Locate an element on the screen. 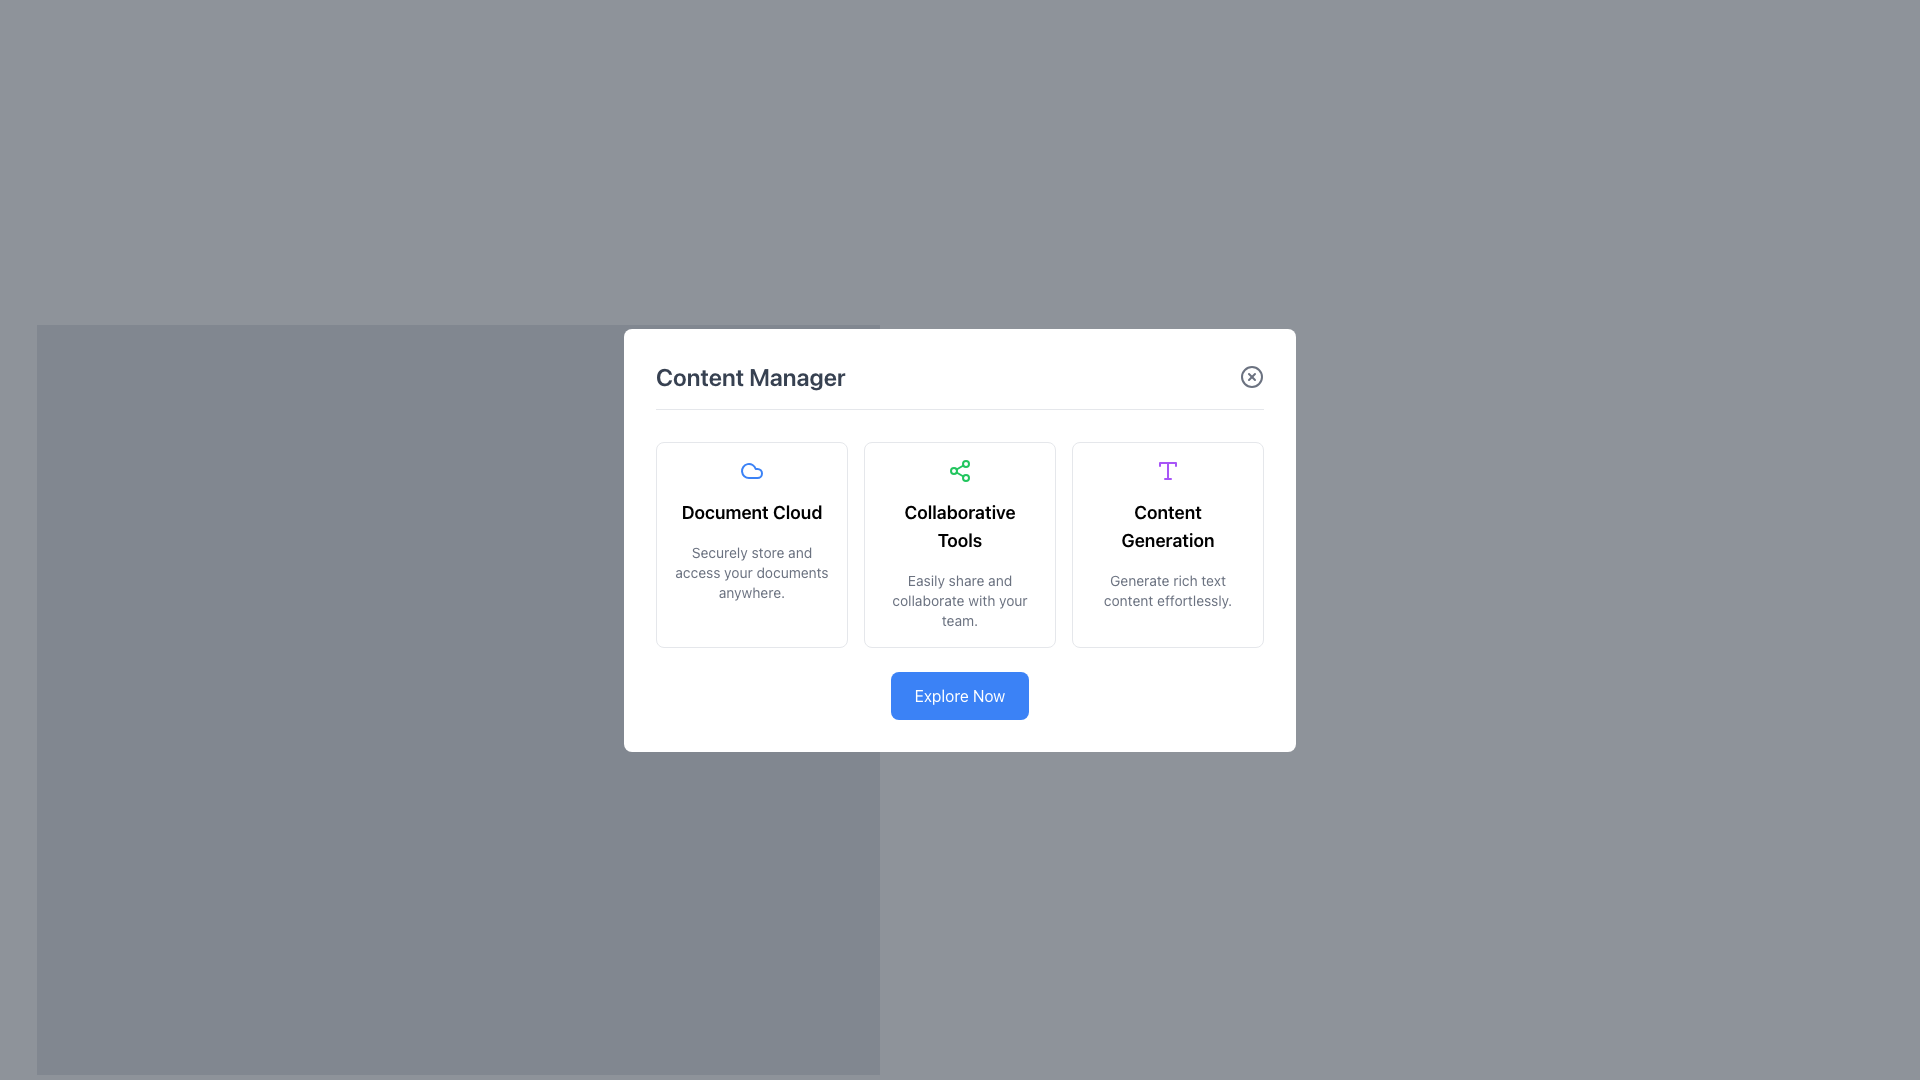 The height and width of the screenshot is (1080, 1920). the SVG icon representing 'Content Generation' is located at coordinates (1167, 470).